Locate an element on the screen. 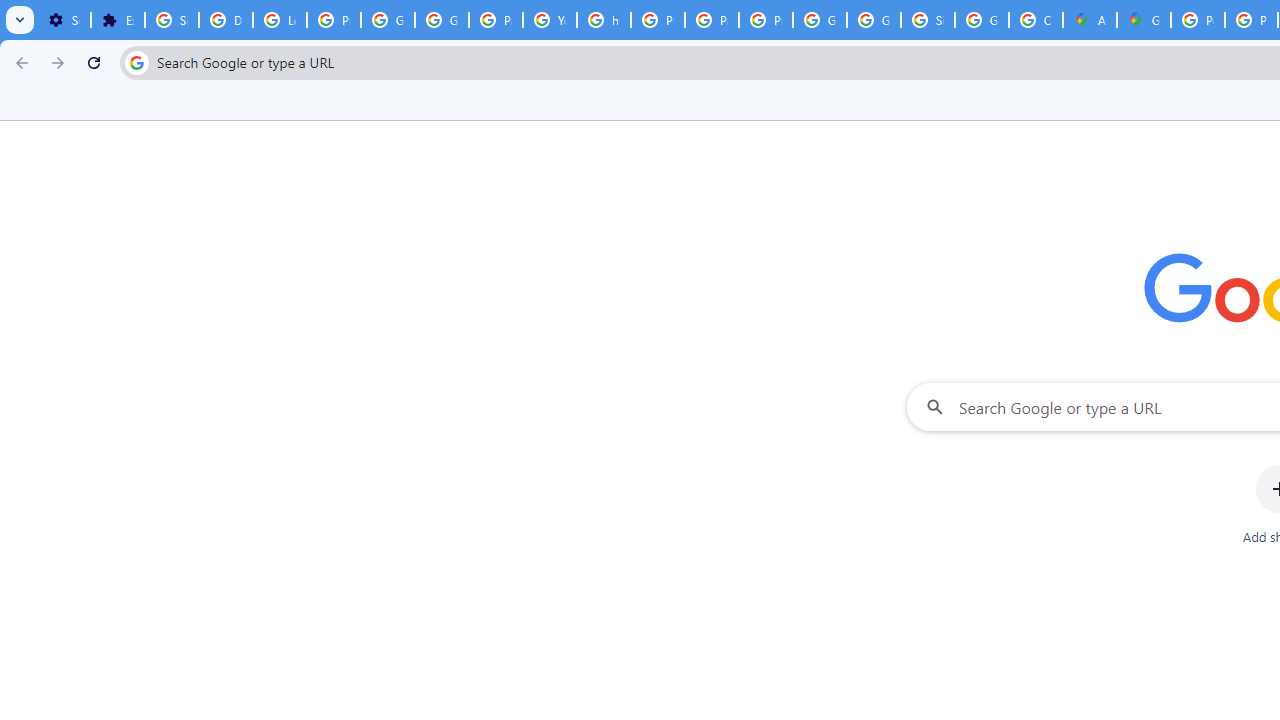 This screenshot has width=1280, height=720. 'Google Account Help' is located at coordinates (440, 20).